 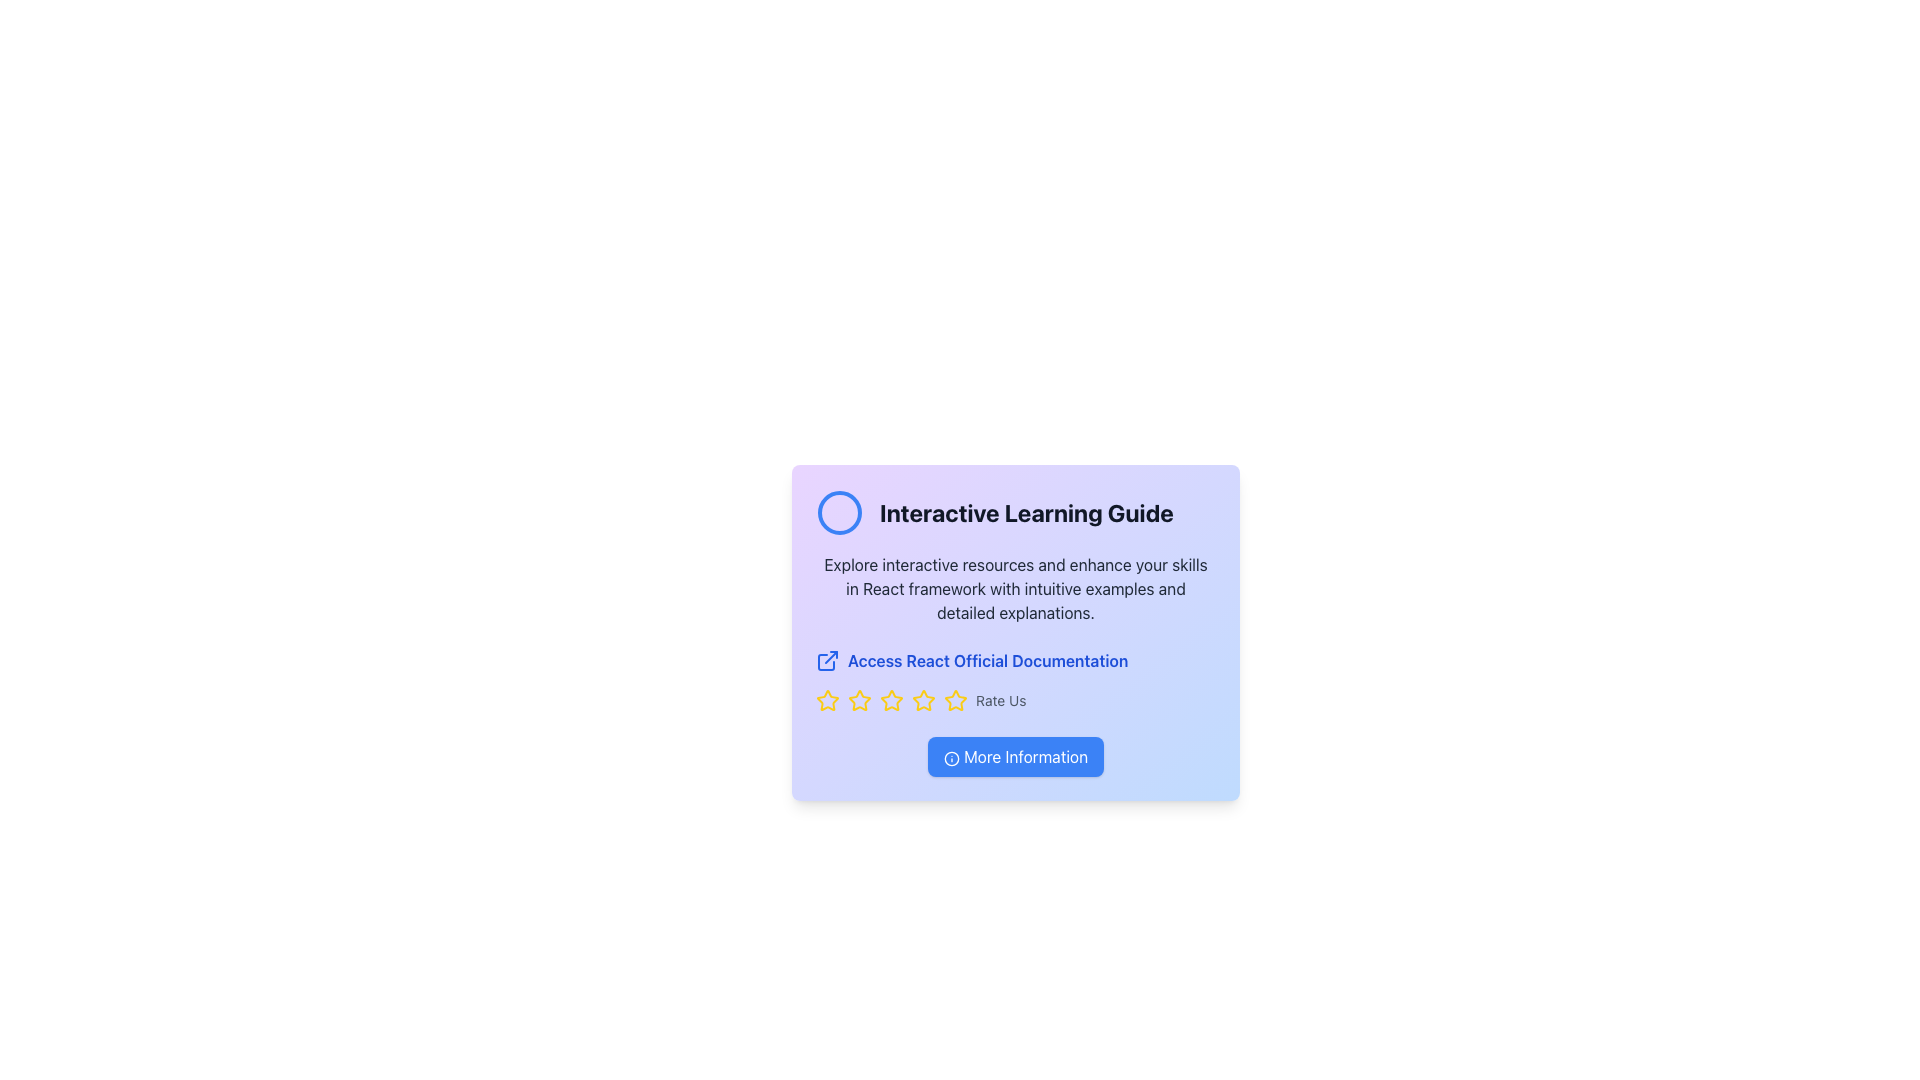 I want to click on the External Link Icon, which is a blue square icon with a diagonal arrow pointing outward, located to the left of the text 'Access React Official Documentation', so click(x=828, y=660).